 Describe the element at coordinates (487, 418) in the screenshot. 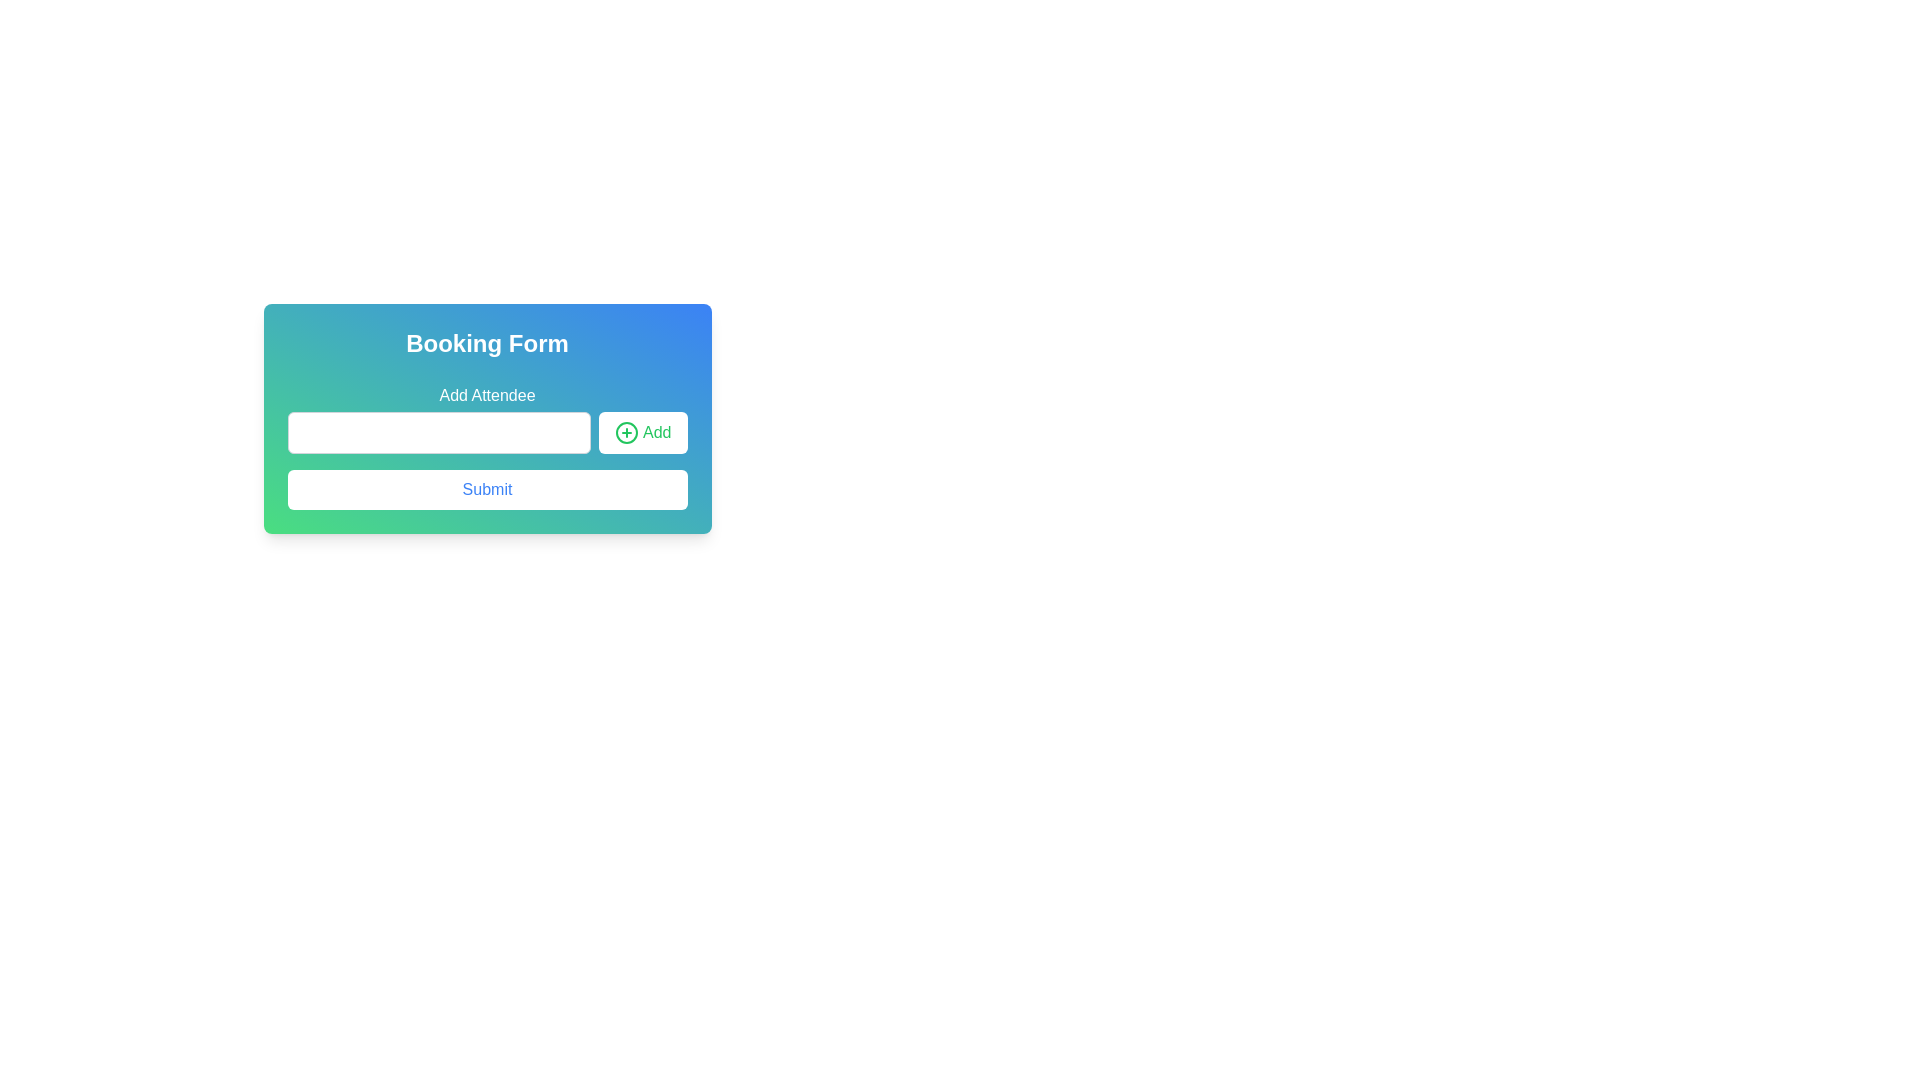

I see `the input box associated with the 'Add Attendee' label to focus and type in the Booking Form card` at that location.